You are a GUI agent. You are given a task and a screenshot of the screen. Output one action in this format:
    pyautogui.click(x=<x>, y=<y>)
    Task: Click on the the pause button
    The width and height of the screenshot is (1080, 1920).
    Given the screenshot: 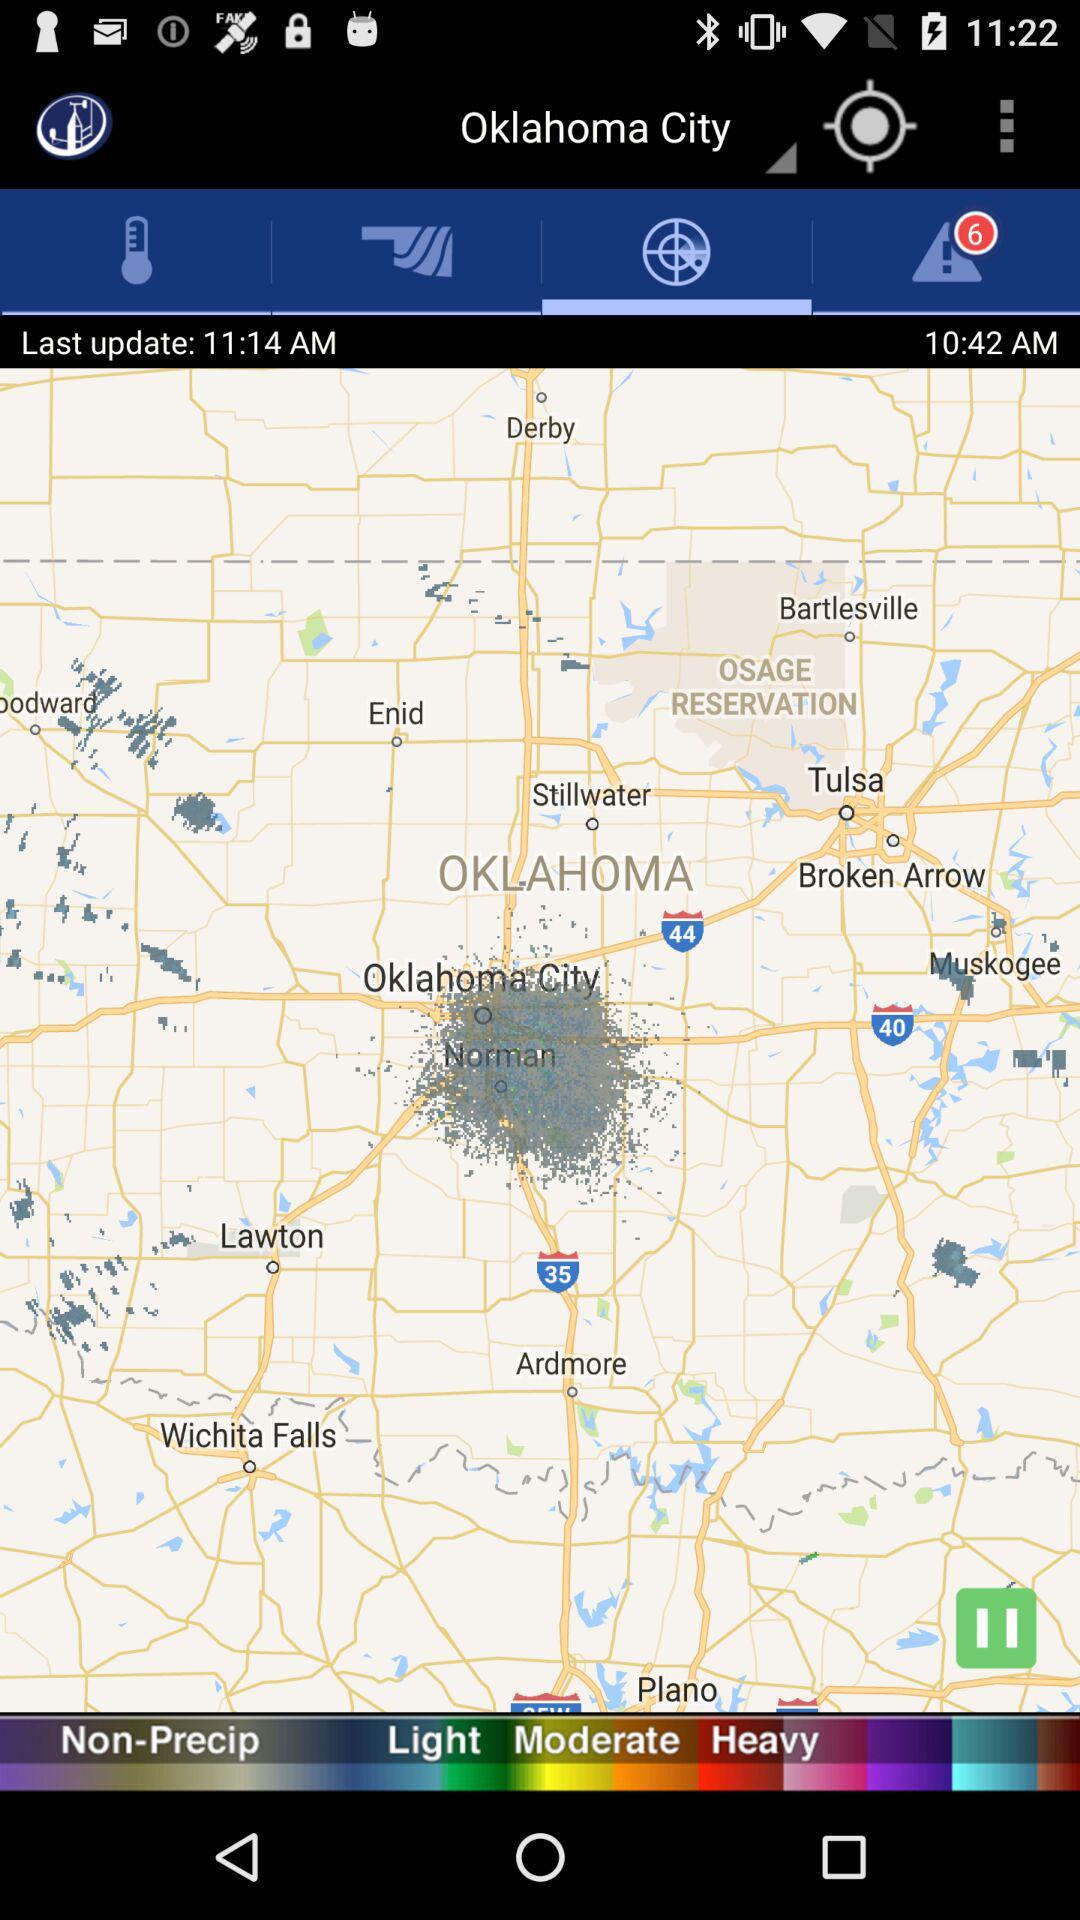 What is the action you would take?
    pyautogui.click(x=995, y=1627)
    